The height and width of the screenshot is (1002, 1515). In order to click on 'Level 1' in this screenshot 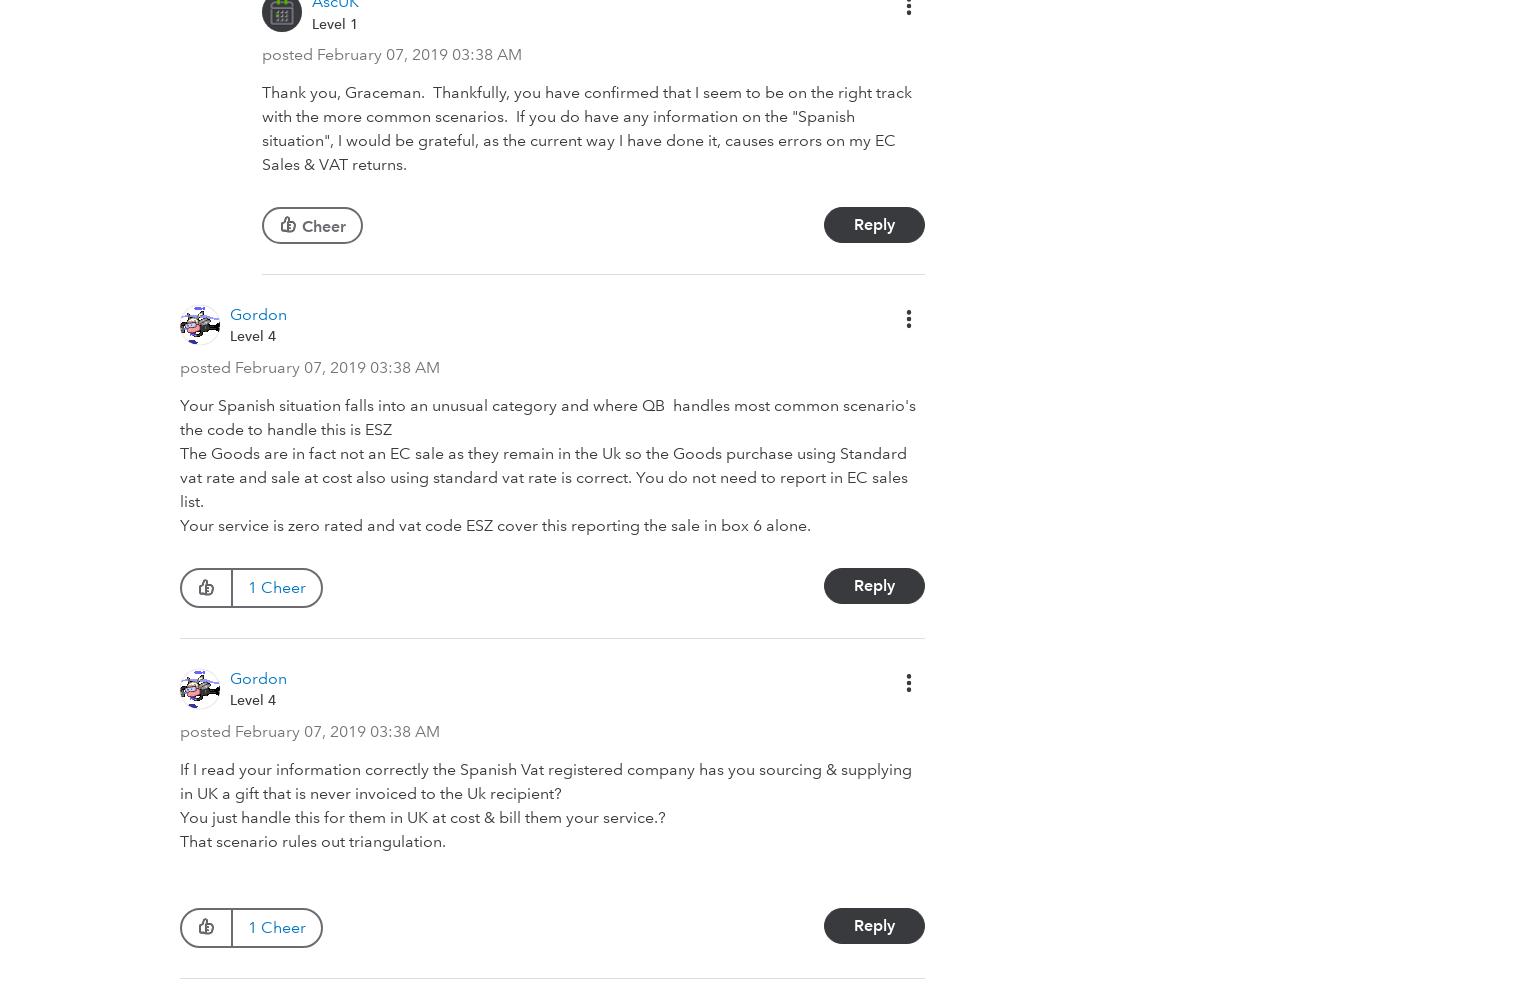, I will do `click(334, 23)`.